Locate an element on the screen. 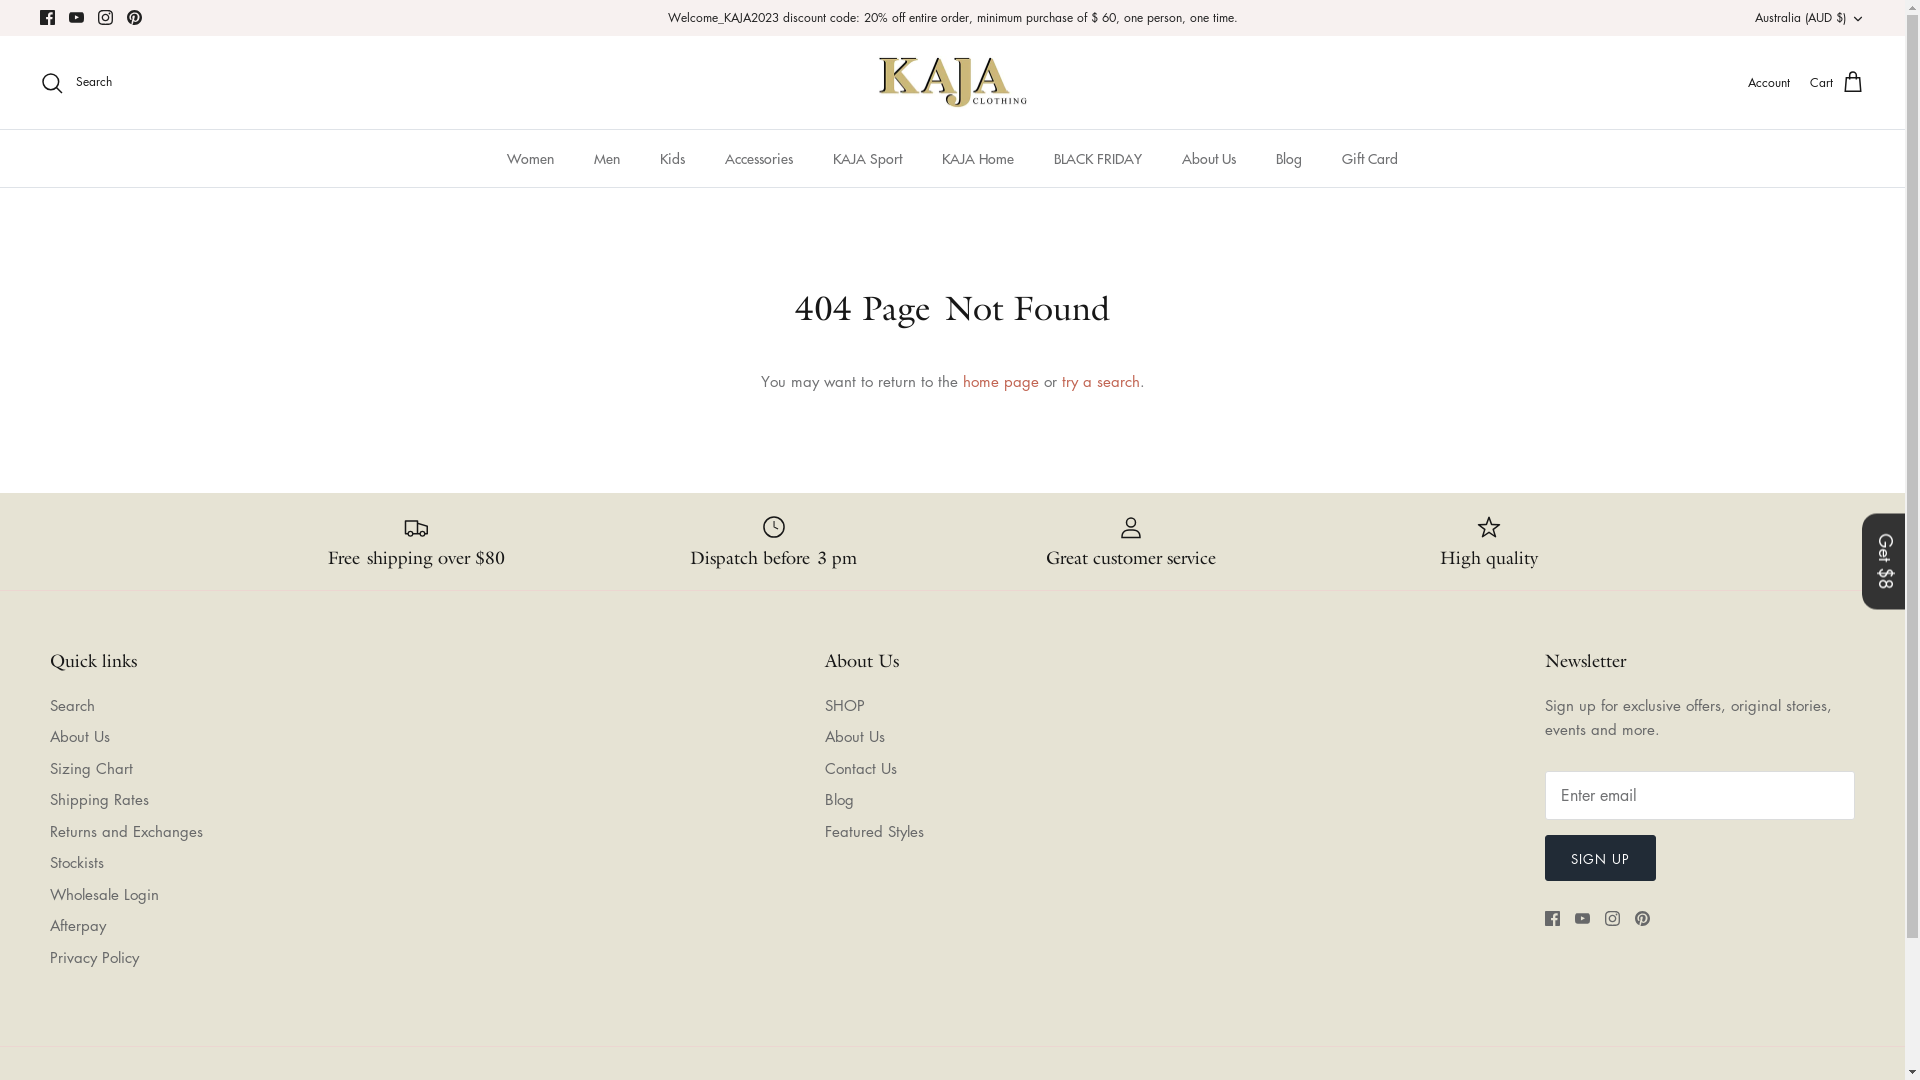  'Cart' is located at coordinates (1837, 82).